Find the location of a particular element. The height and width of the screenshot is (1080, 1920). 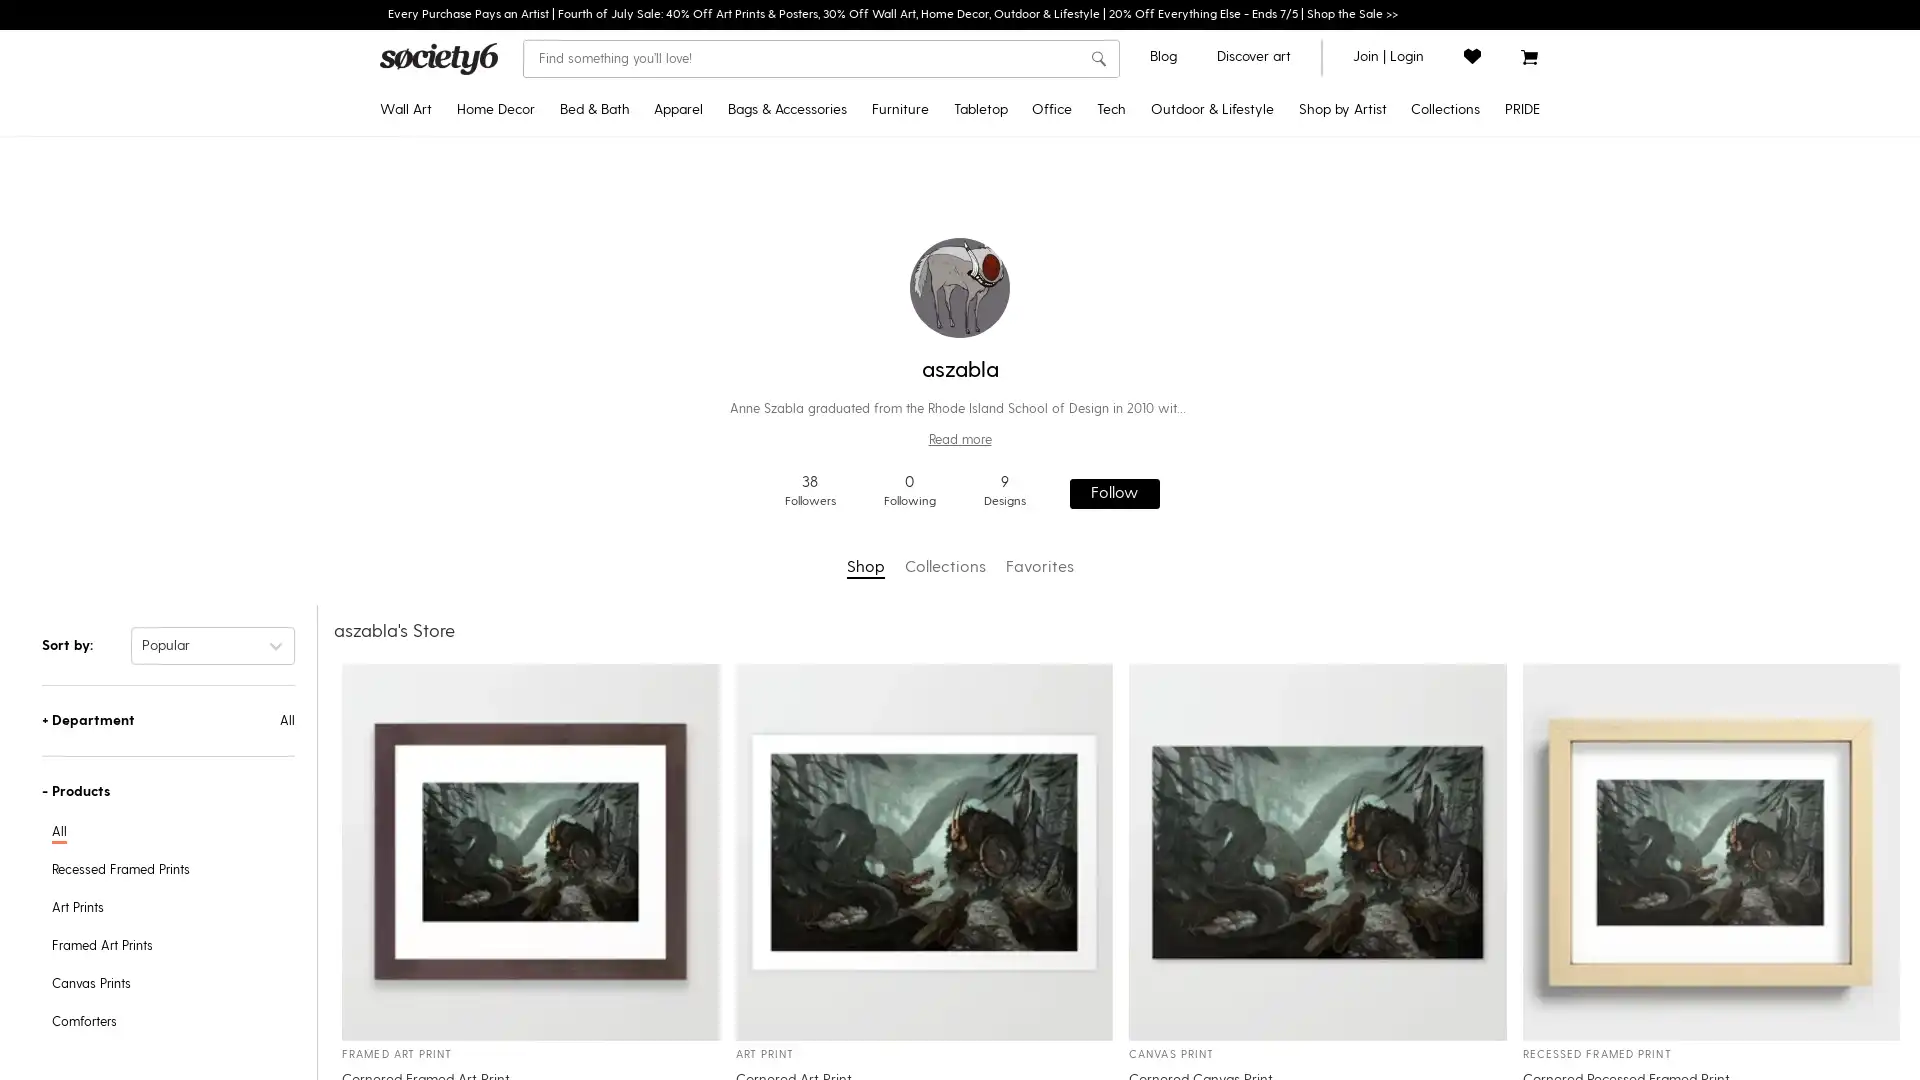

iPad Folio Cases is located at coordinates (1182, 353).